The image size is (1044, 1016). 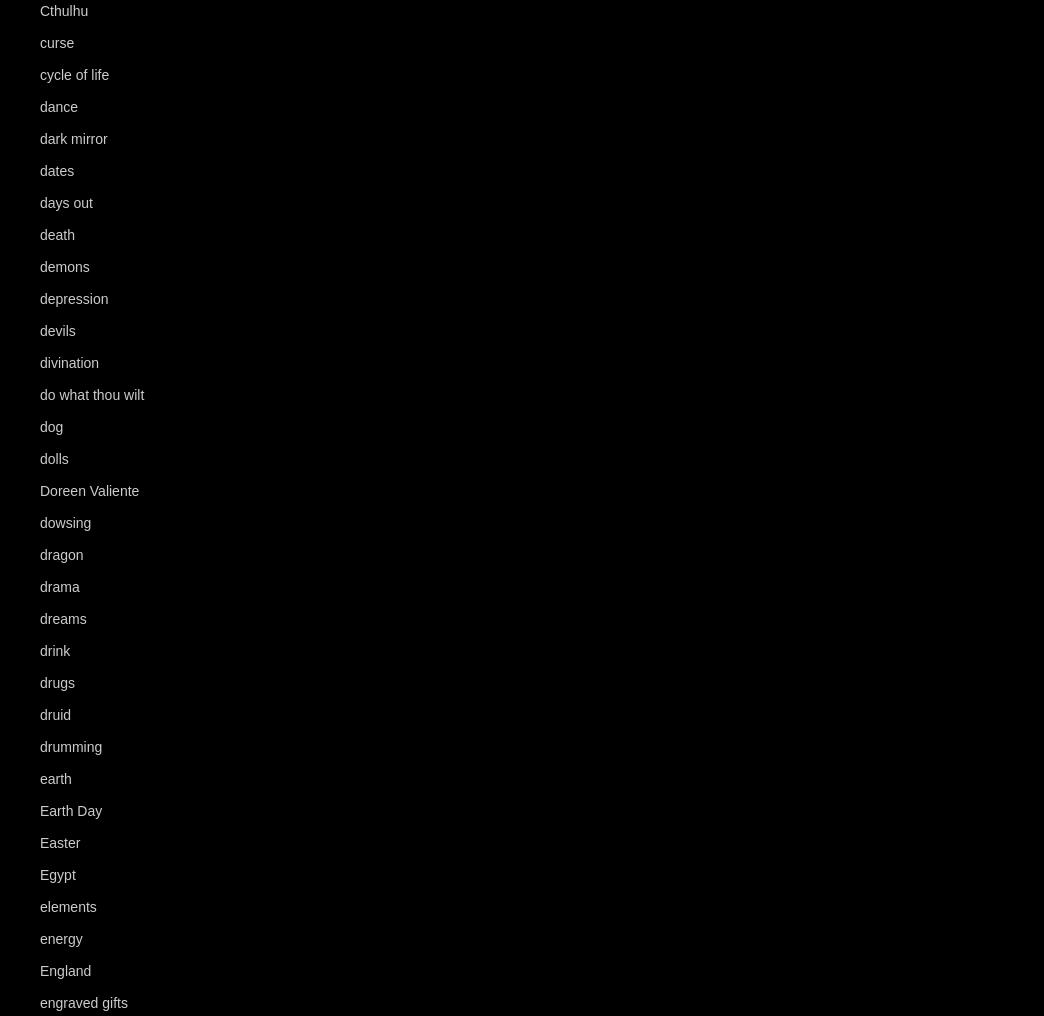 I want to click on 'engraved gifts', so click(x=83, y=1002).